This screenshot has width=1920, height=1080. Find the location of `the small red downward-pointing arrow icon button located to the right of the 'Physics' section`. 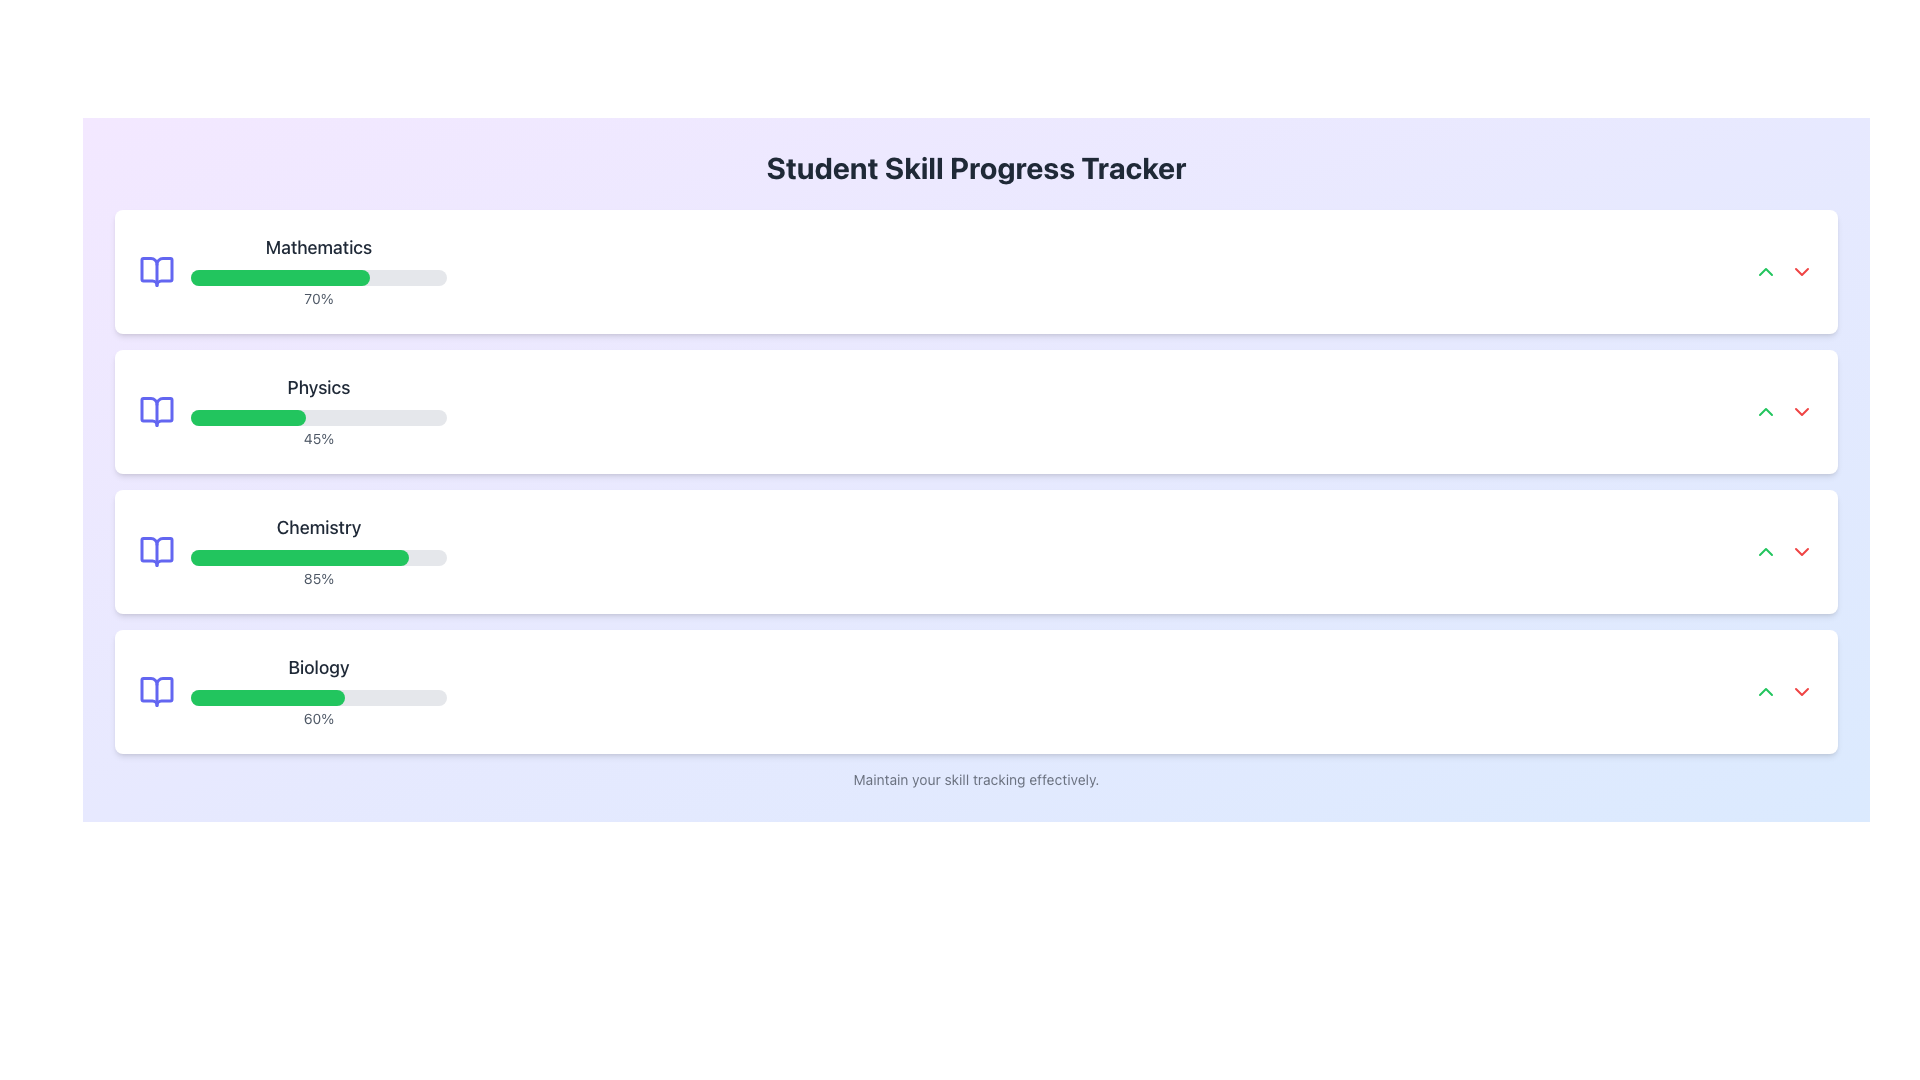

the small red downward-pointing arrow icon button located to the right of the 'Physics' section is located at coordinates (1801, 411).